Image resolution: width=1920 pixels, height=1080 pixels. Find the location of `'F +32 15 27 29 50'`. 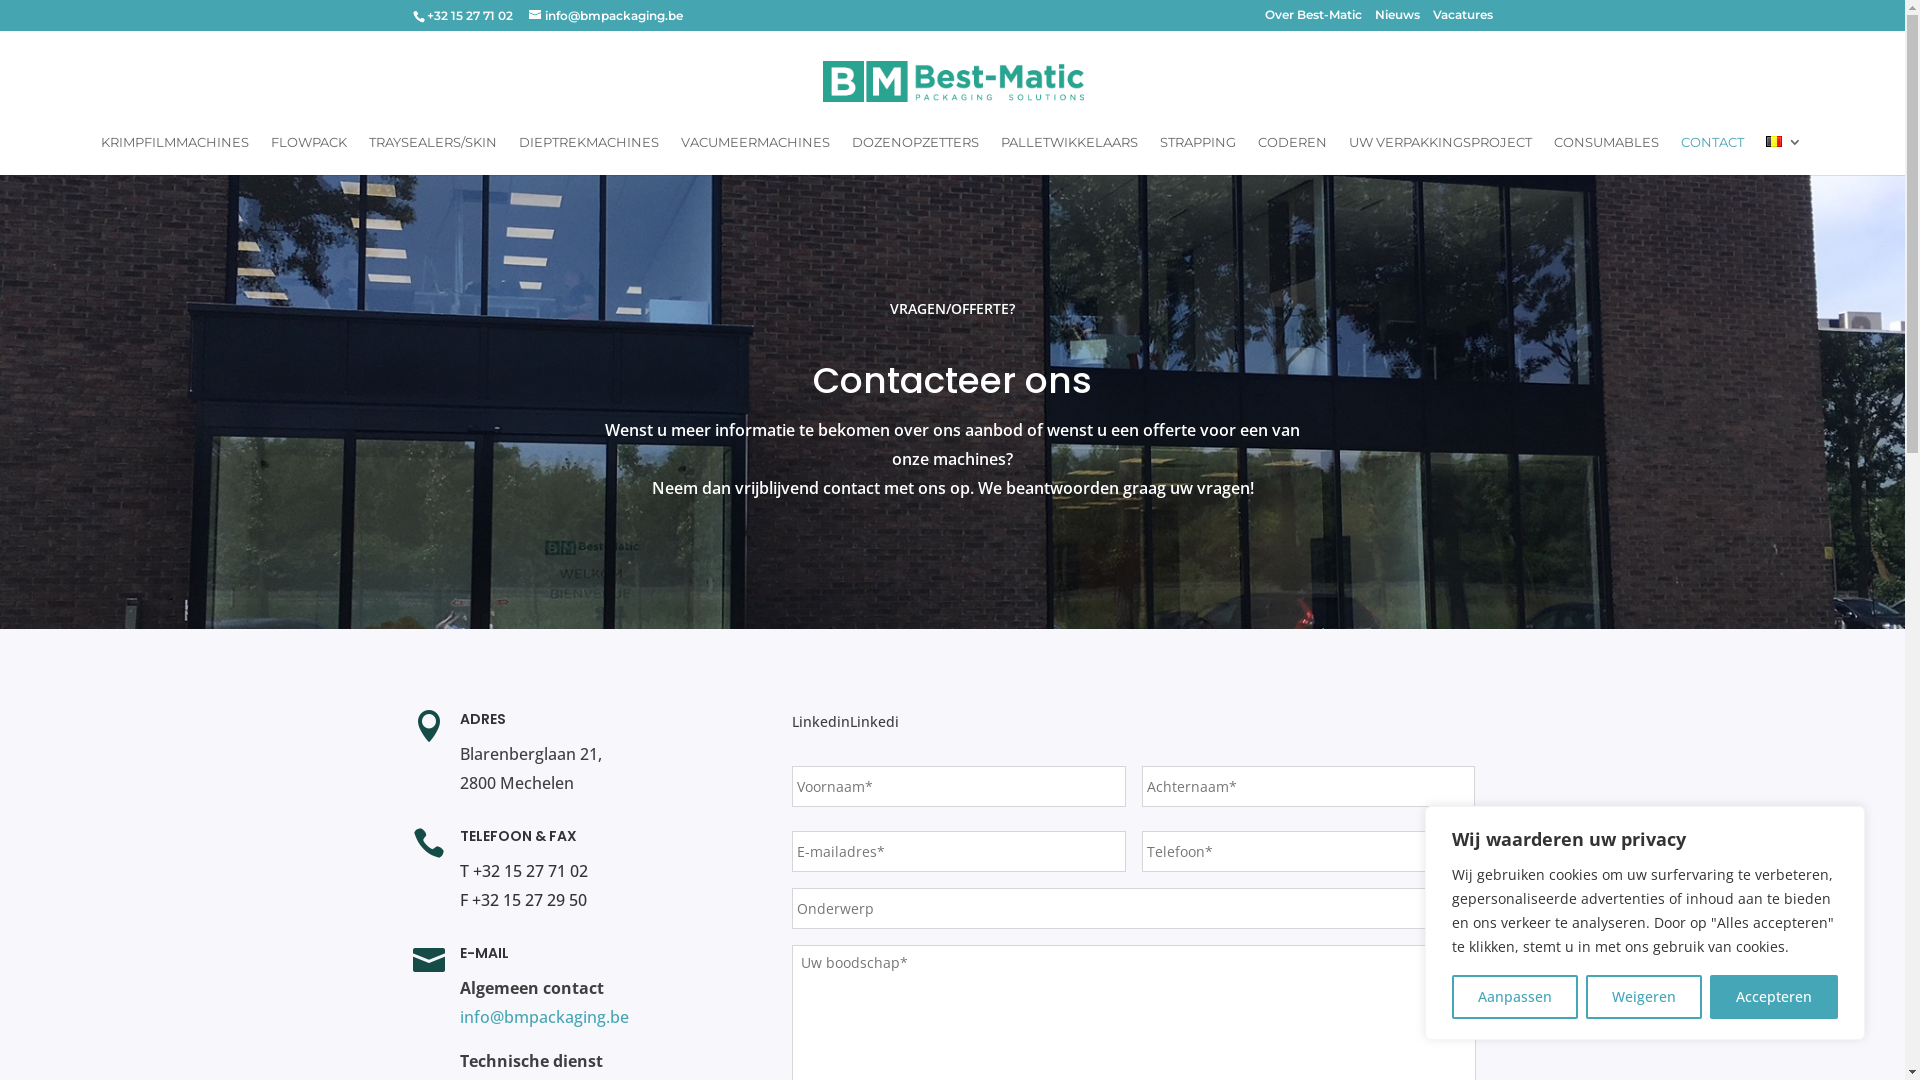

'F +32 15 27 29 50' is located at coordinates (523, 898).